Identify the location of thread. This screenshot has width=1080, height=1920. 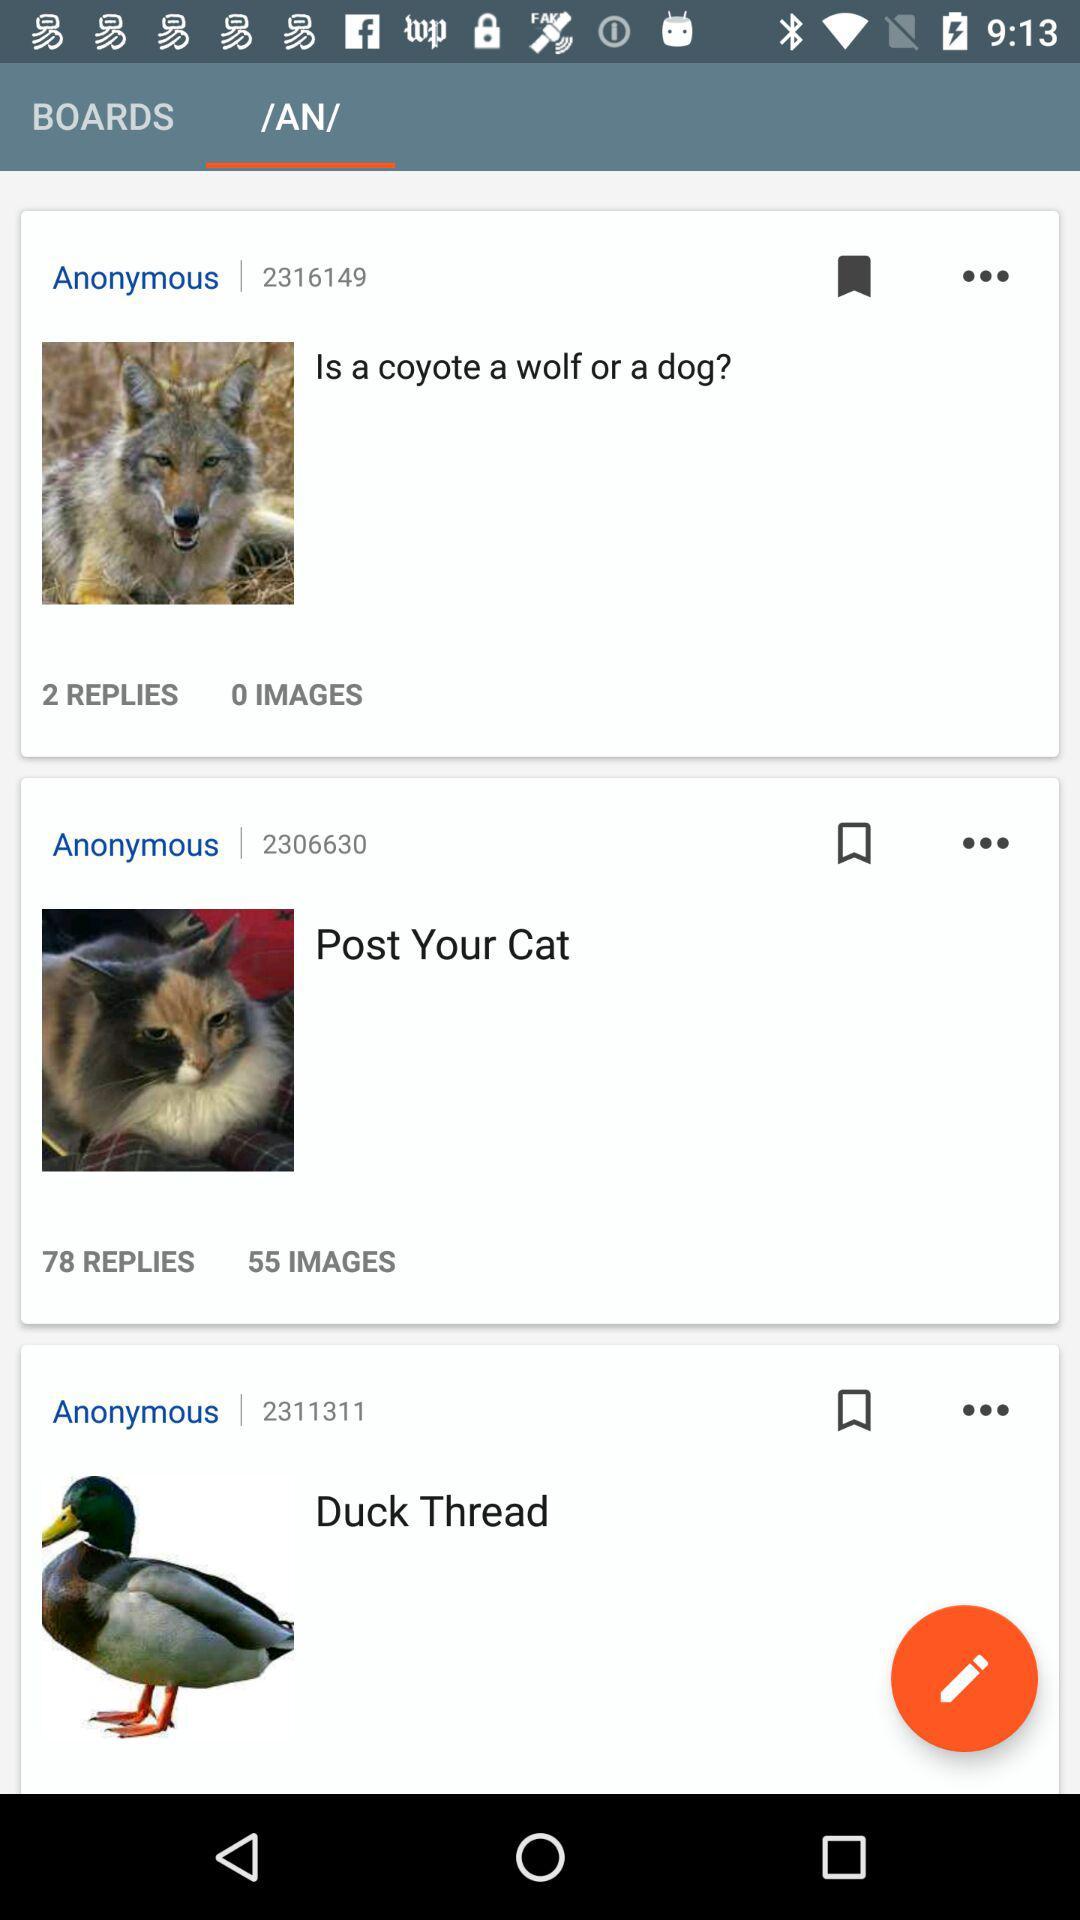
(161, 1607).